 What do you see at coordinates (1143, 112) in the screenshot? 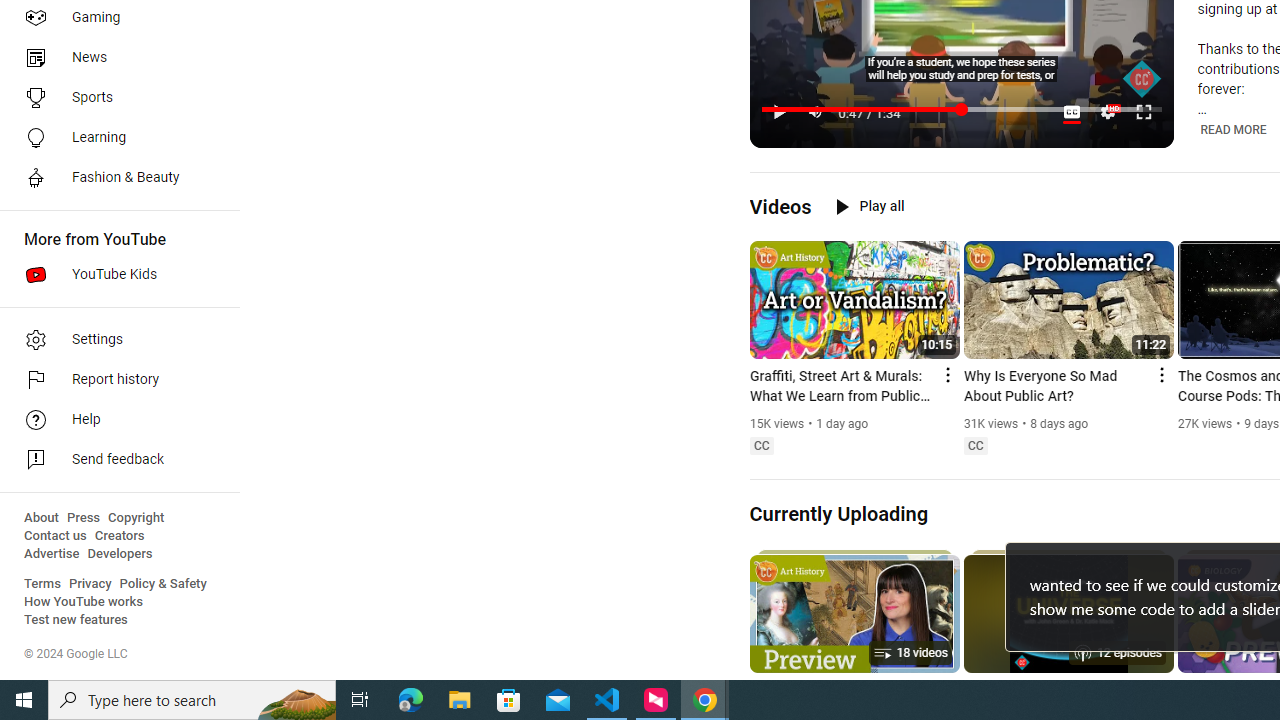
I see `'Full screen keyboard shortcut f'` at bounding box center [1143, 112].